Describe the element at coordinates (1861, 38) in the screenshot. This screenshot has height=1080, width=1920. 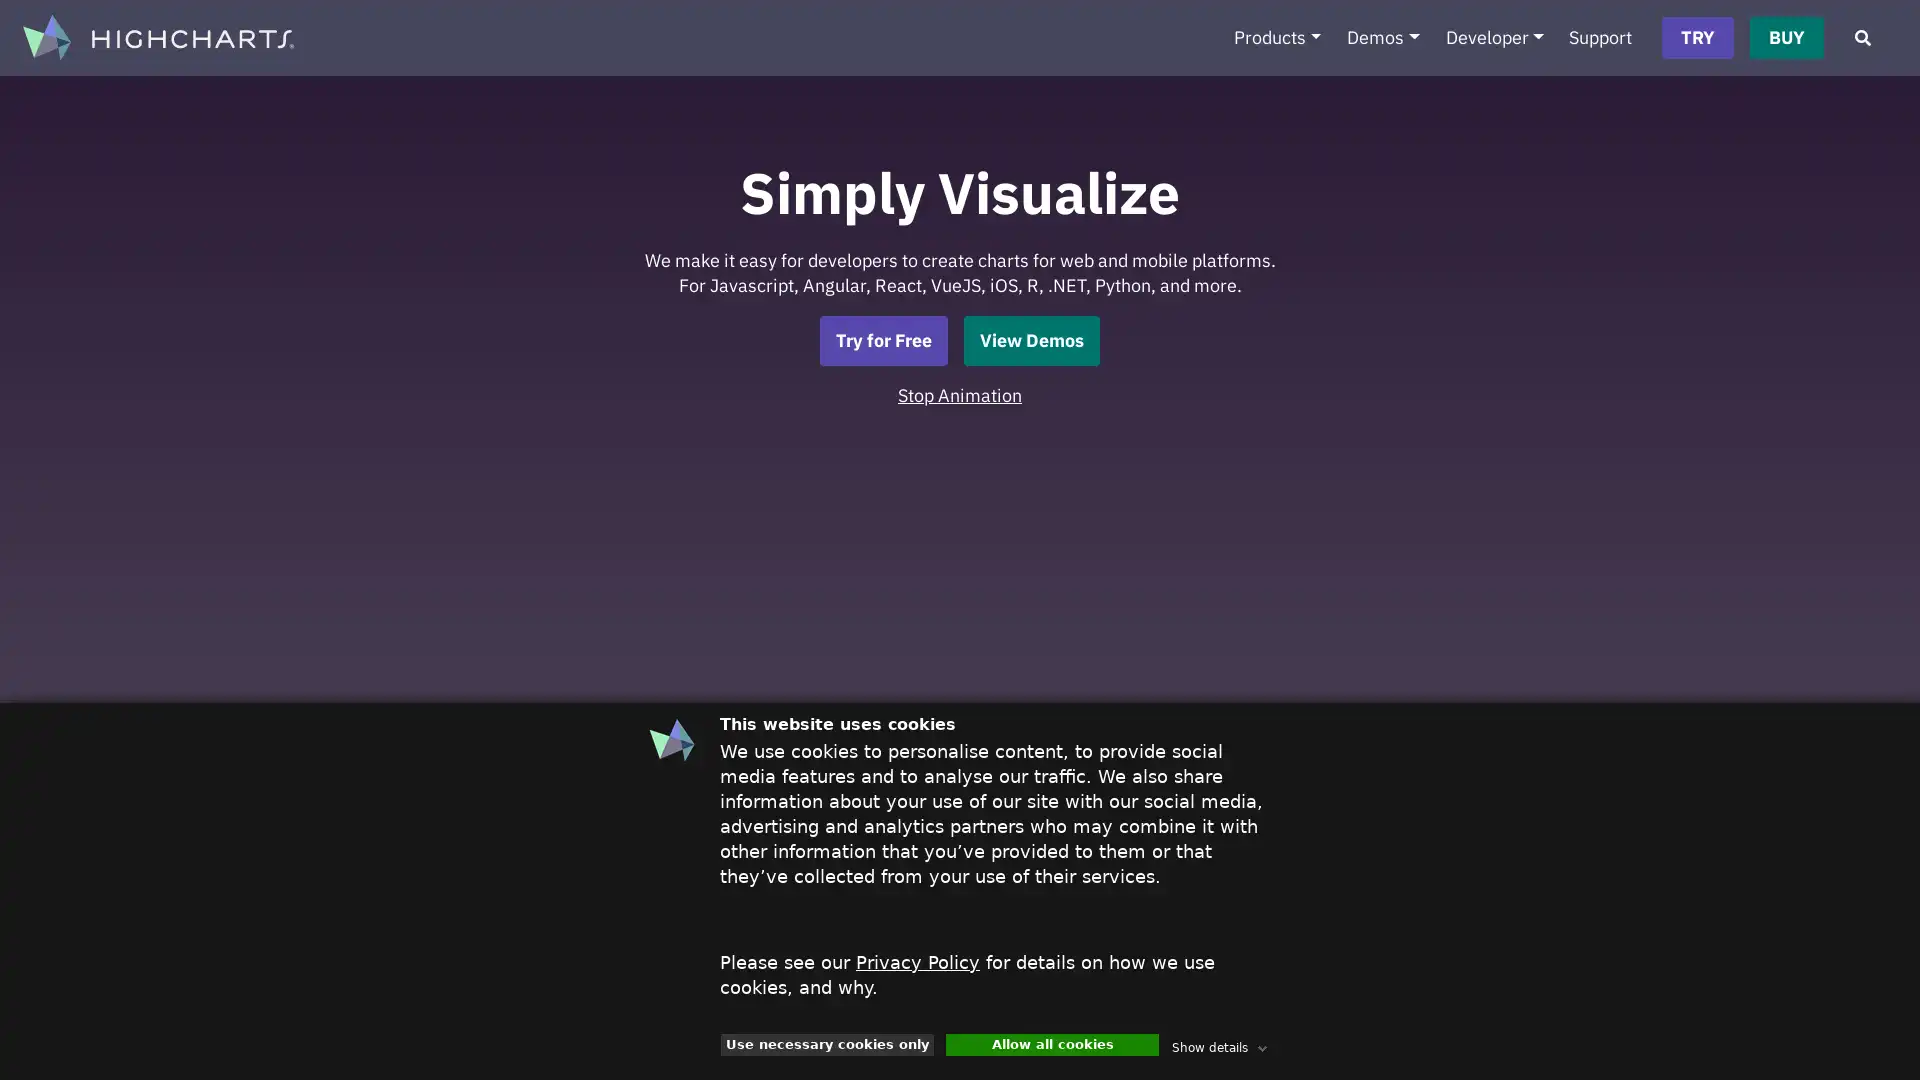
I see `Open search field` at that location.